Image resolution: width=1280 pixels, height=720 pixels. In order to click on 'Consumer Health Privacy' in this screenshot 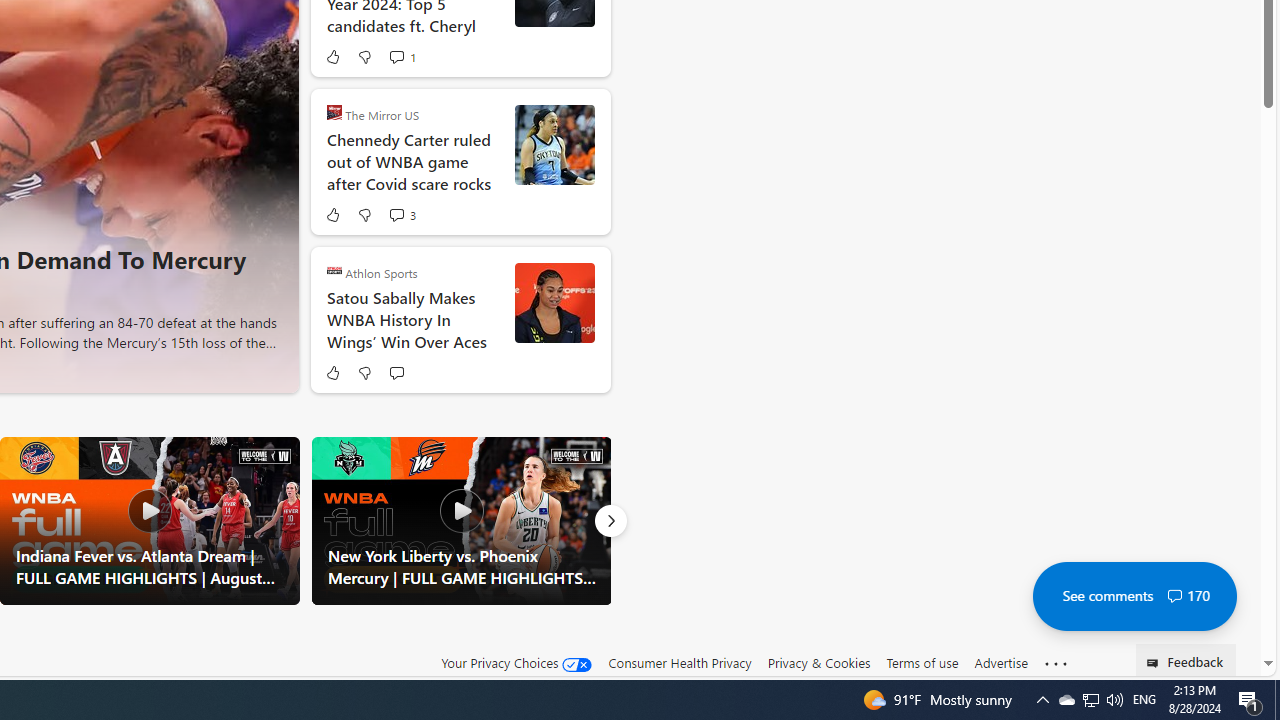, I will do `click(680, 662)`.